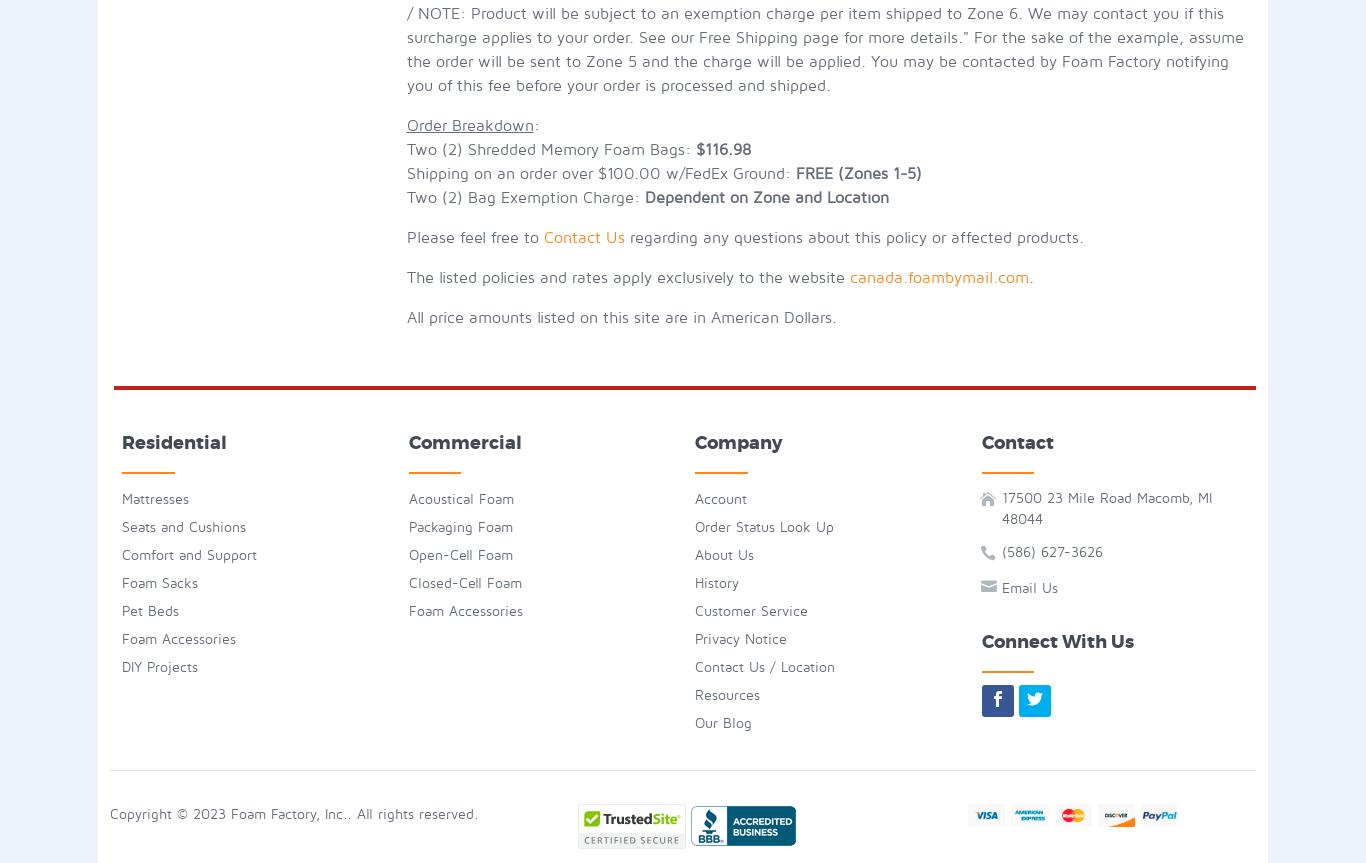 This screenshot has height=863, width=1366. Describe the element at coordinates (1050, 551) in the screenshot. I see `'(586) 627-3626'` at that location.